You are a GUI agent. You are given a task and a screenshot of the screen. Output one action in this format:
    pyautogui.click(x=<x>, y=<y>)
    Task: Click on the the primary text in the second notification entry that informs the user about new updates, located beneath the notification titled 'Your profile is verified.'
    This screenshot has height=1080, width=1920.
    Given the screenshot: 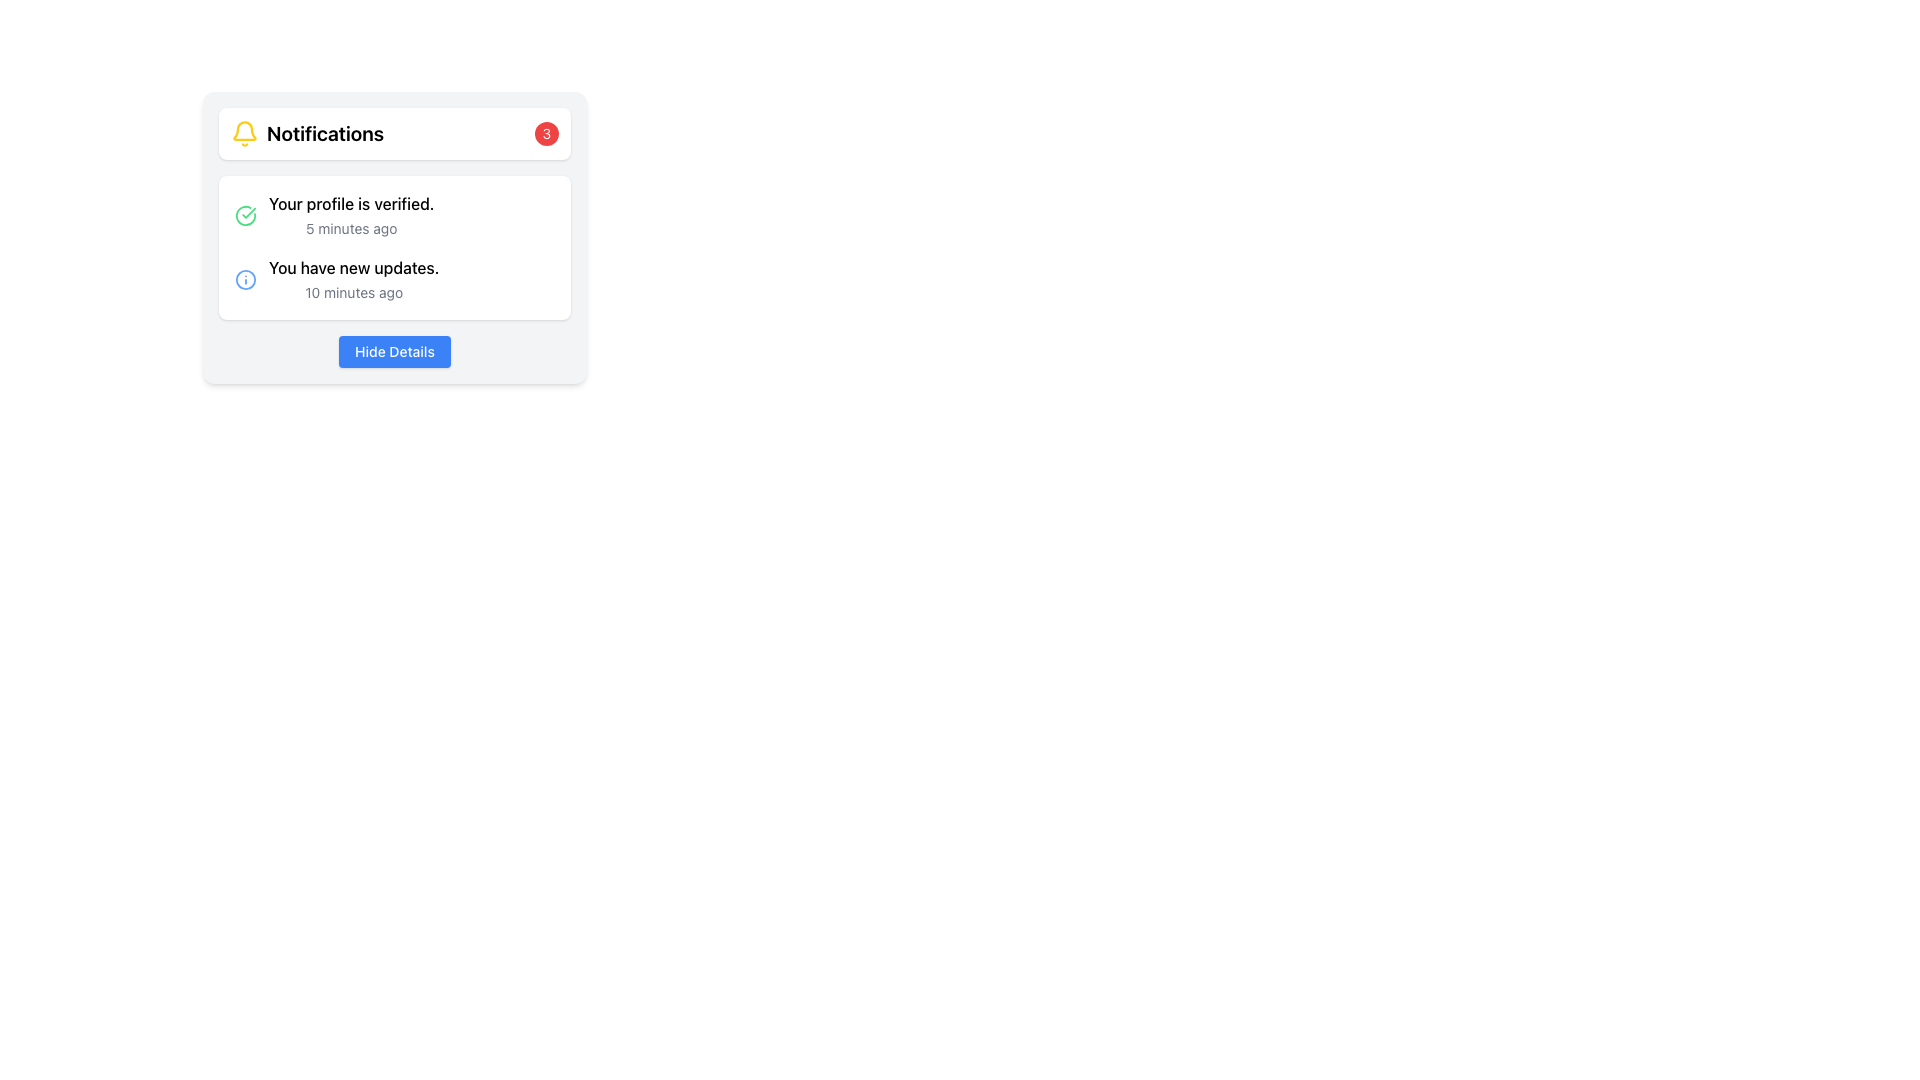 What is the action you would take?
    pyautogui.click(x=354, y=266)
    